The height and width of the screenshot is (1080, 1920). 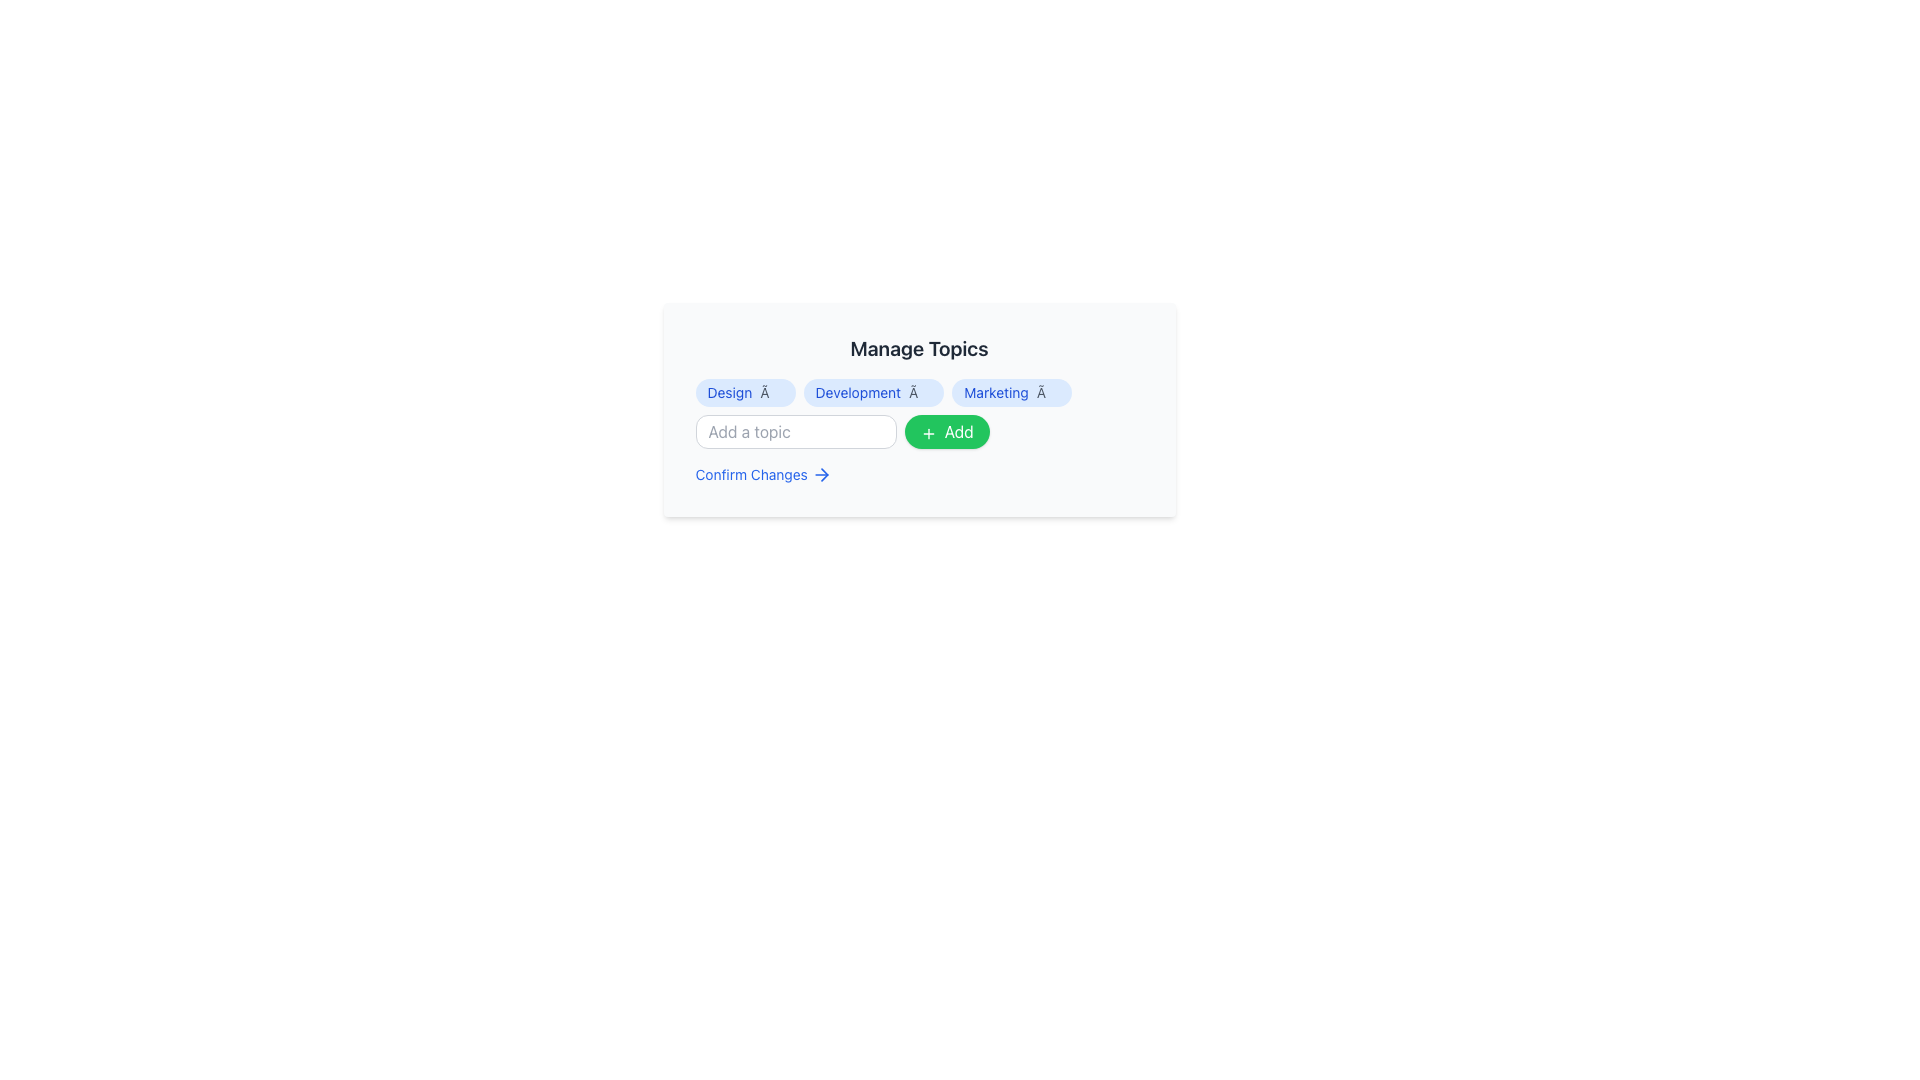 I want to click on the button located at the top-right corner of the 'Marketing' blue tag, so click(x=1047, y=393).